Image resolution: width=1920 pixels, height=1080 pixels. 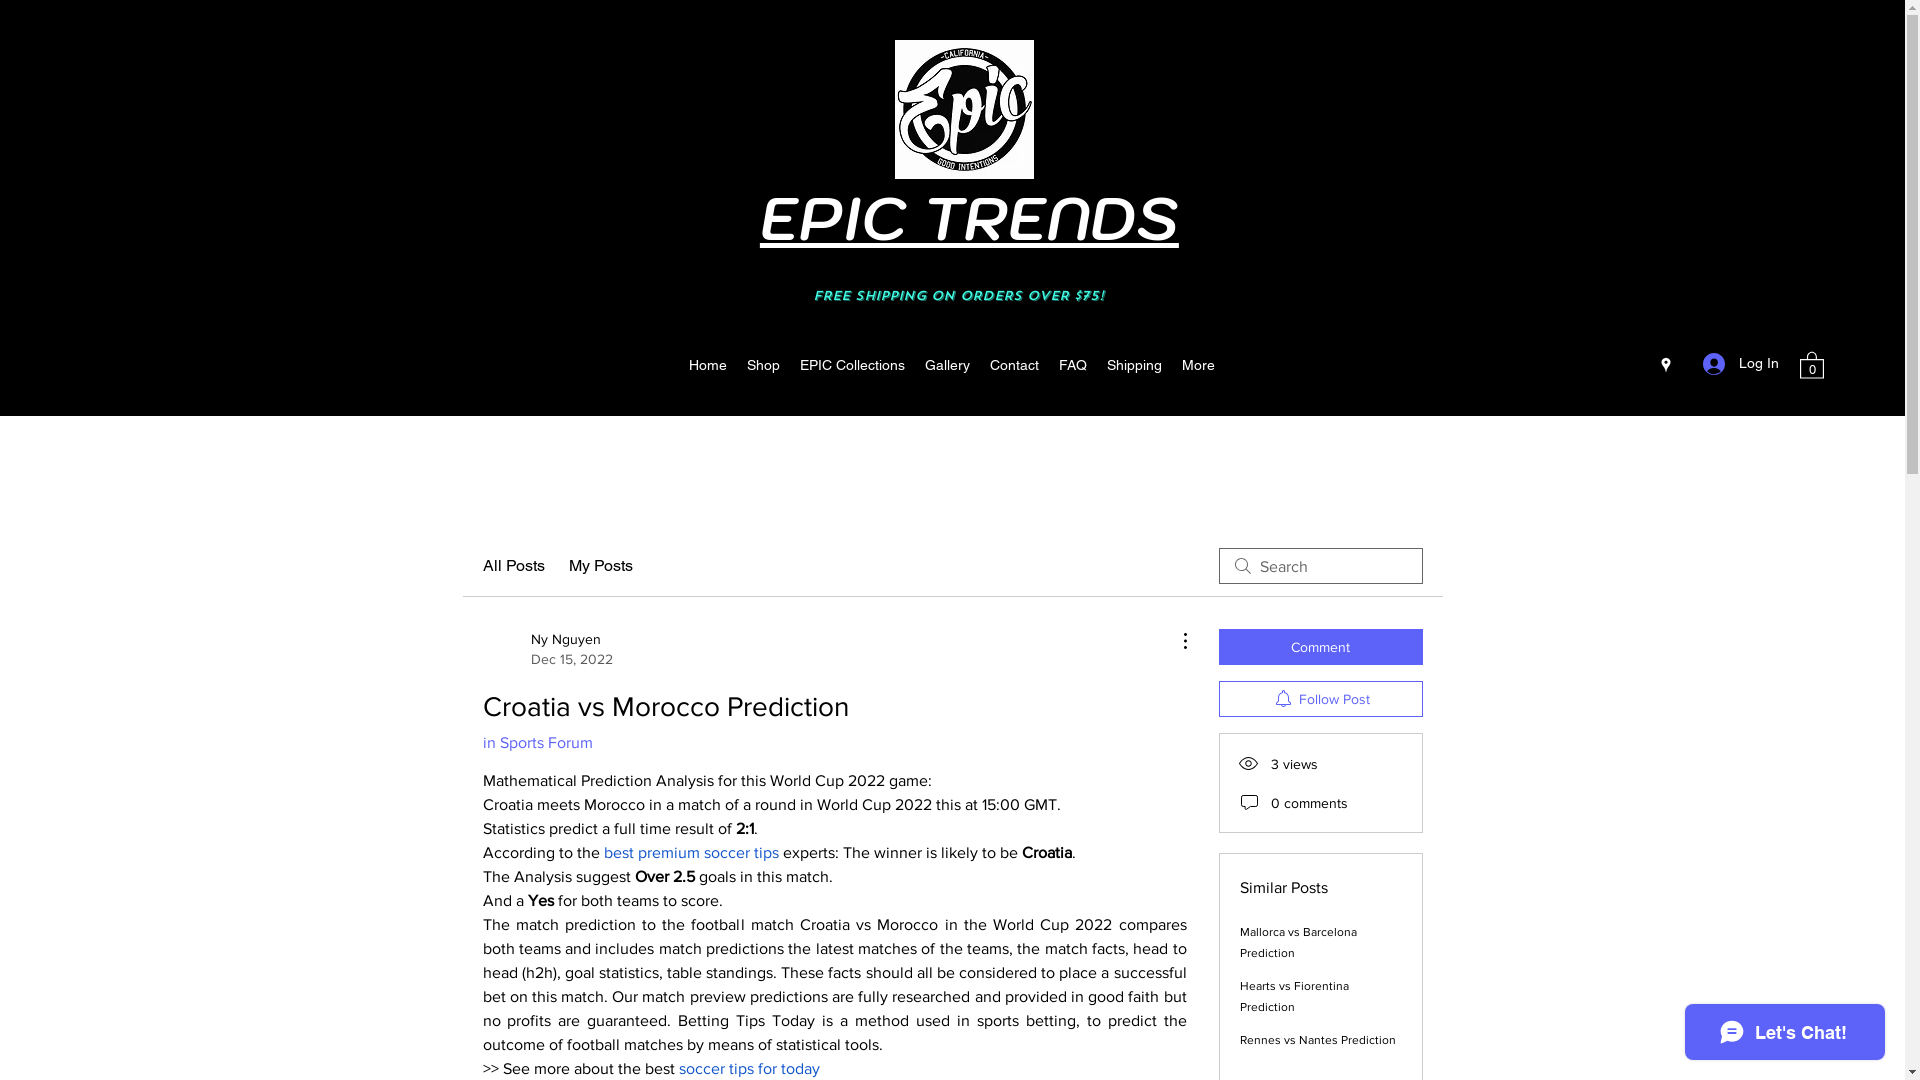 I want to click on 'My Posts', so click(x=599, y=566).